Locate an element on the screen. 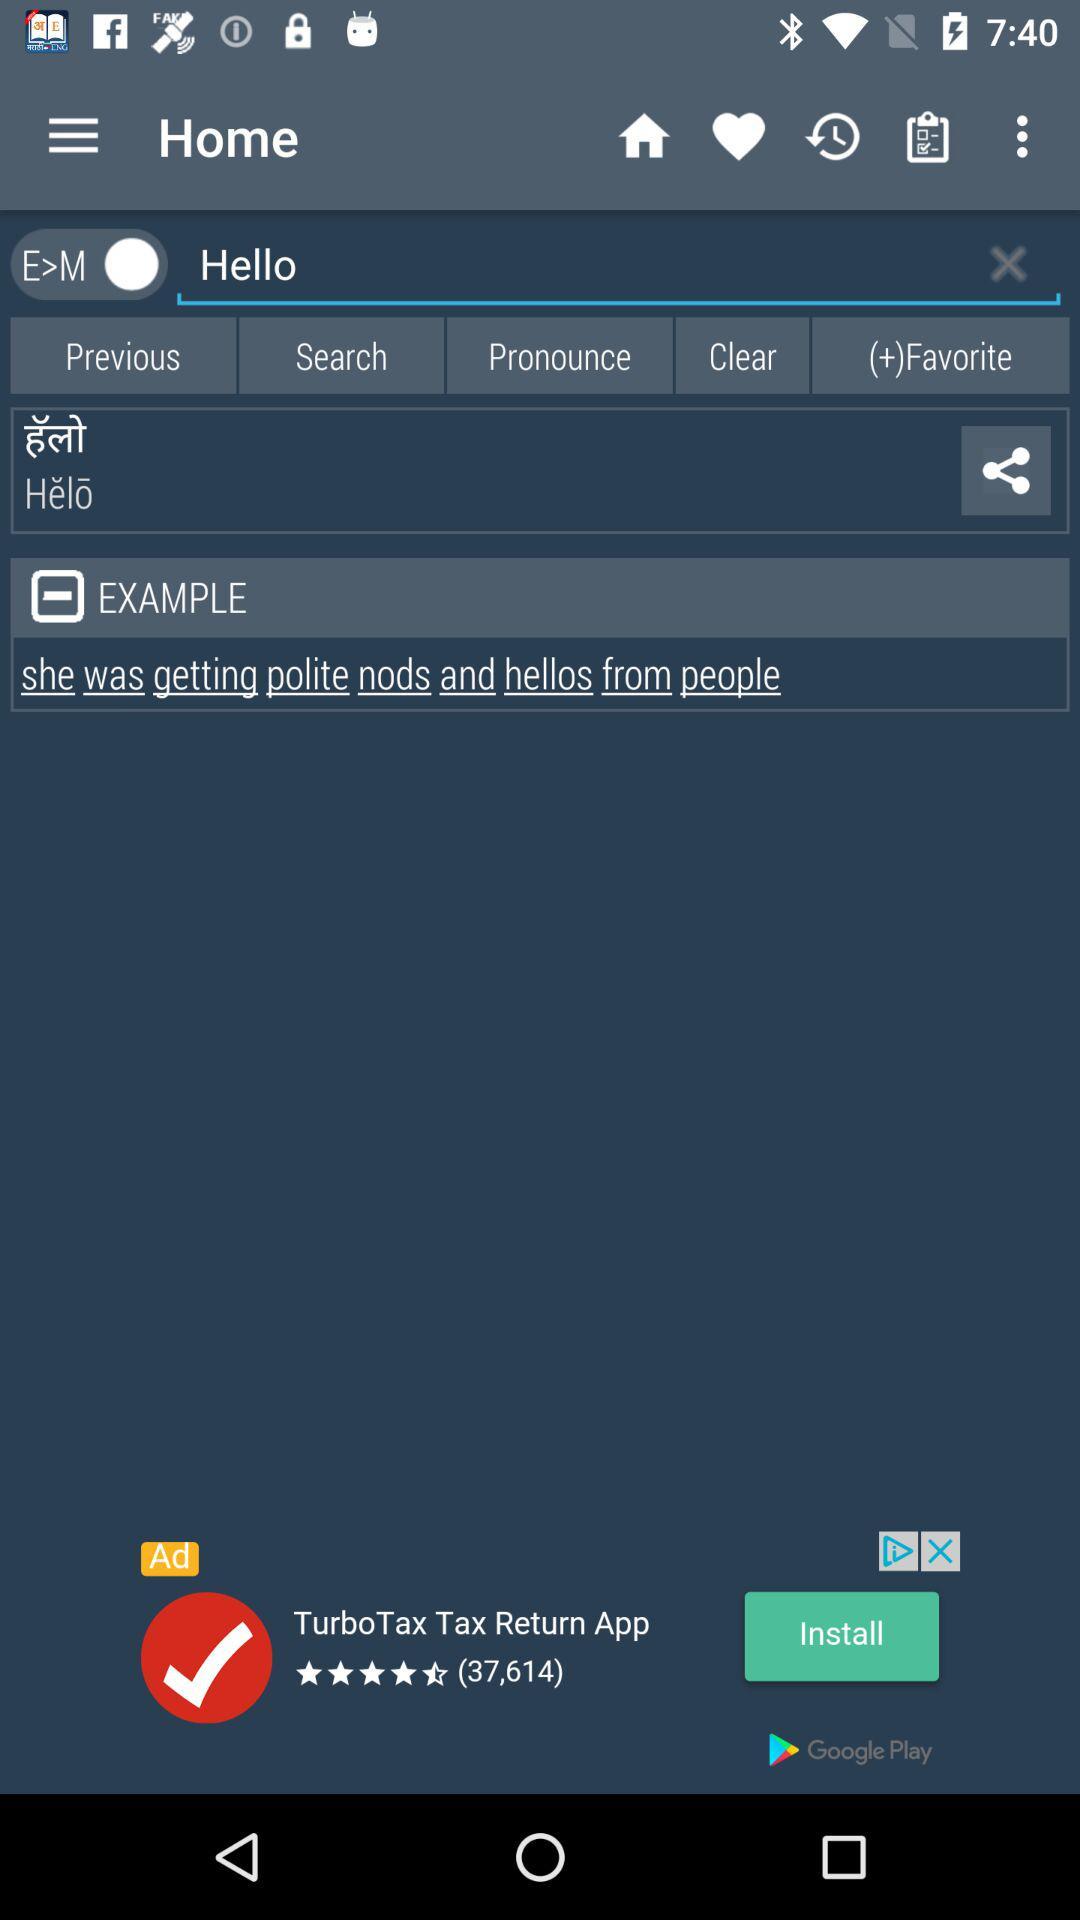 Image resolution: width=1080 pixels, height=1920 pixels. show textbox options is located at coordinates (132, 263).